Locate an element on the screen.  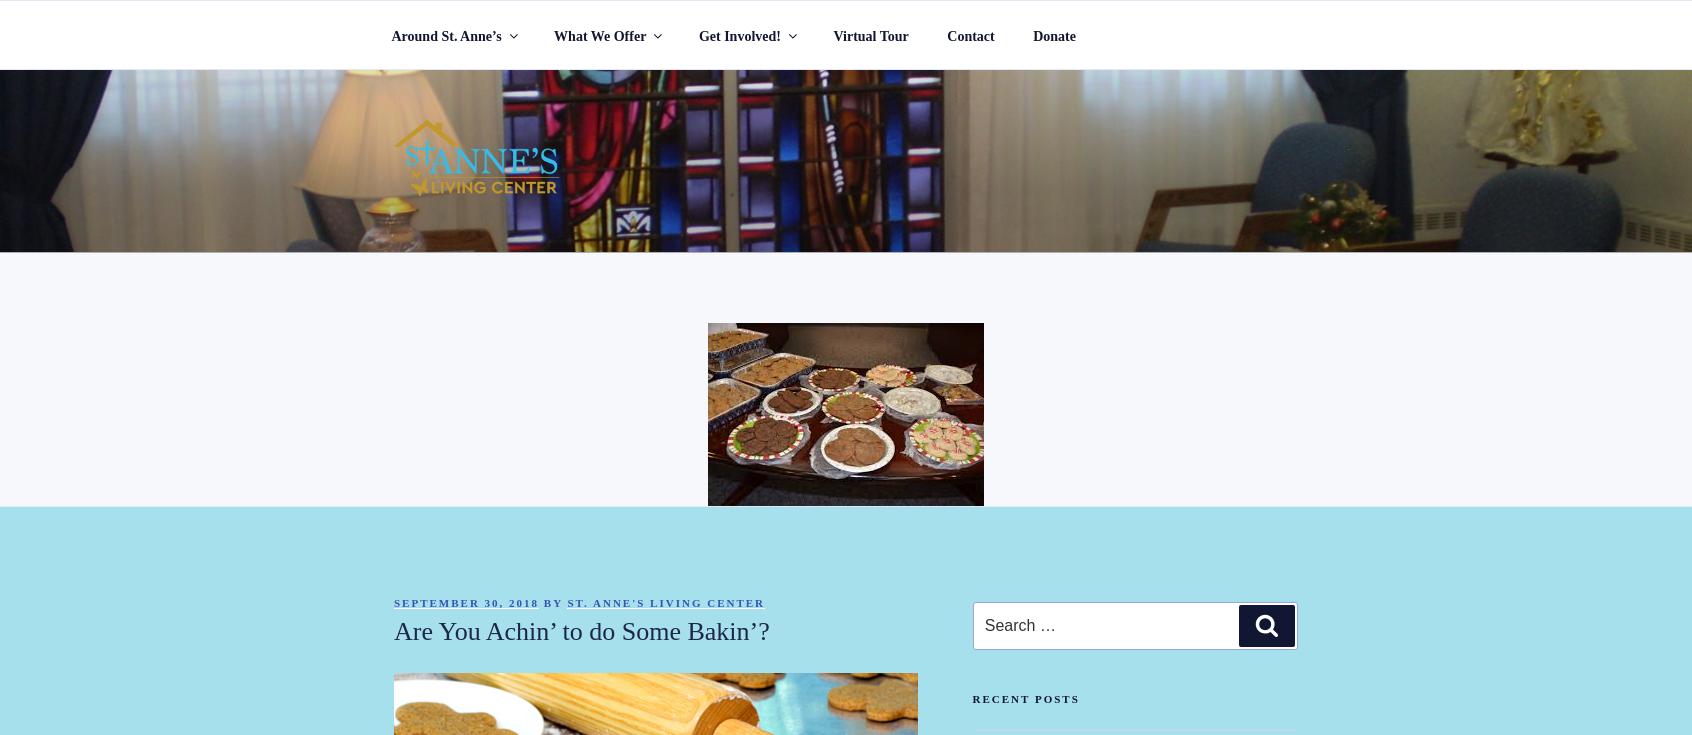
'St. Anne's Living Center' is located at coordinates (665, 602).